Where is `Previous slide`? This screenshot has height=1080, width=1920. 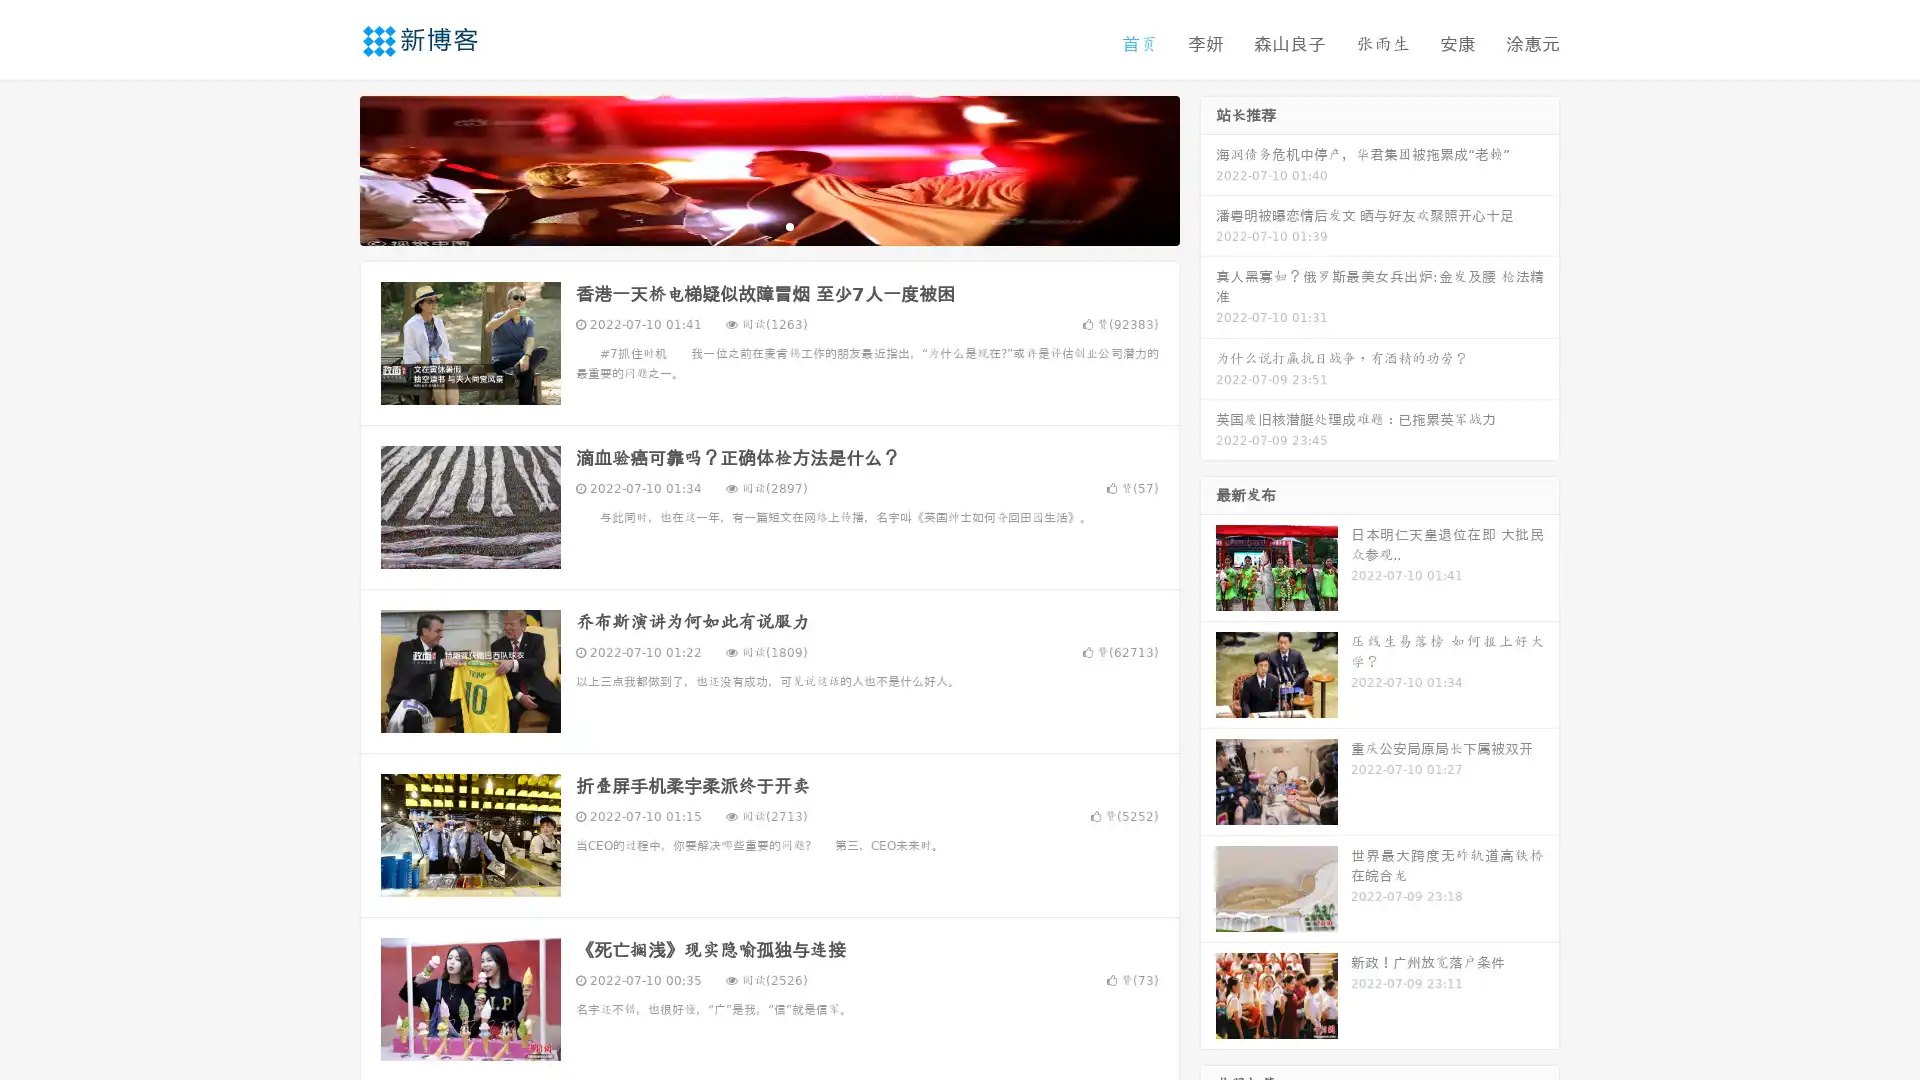
Previous slide is located at coordinates (330, 168).